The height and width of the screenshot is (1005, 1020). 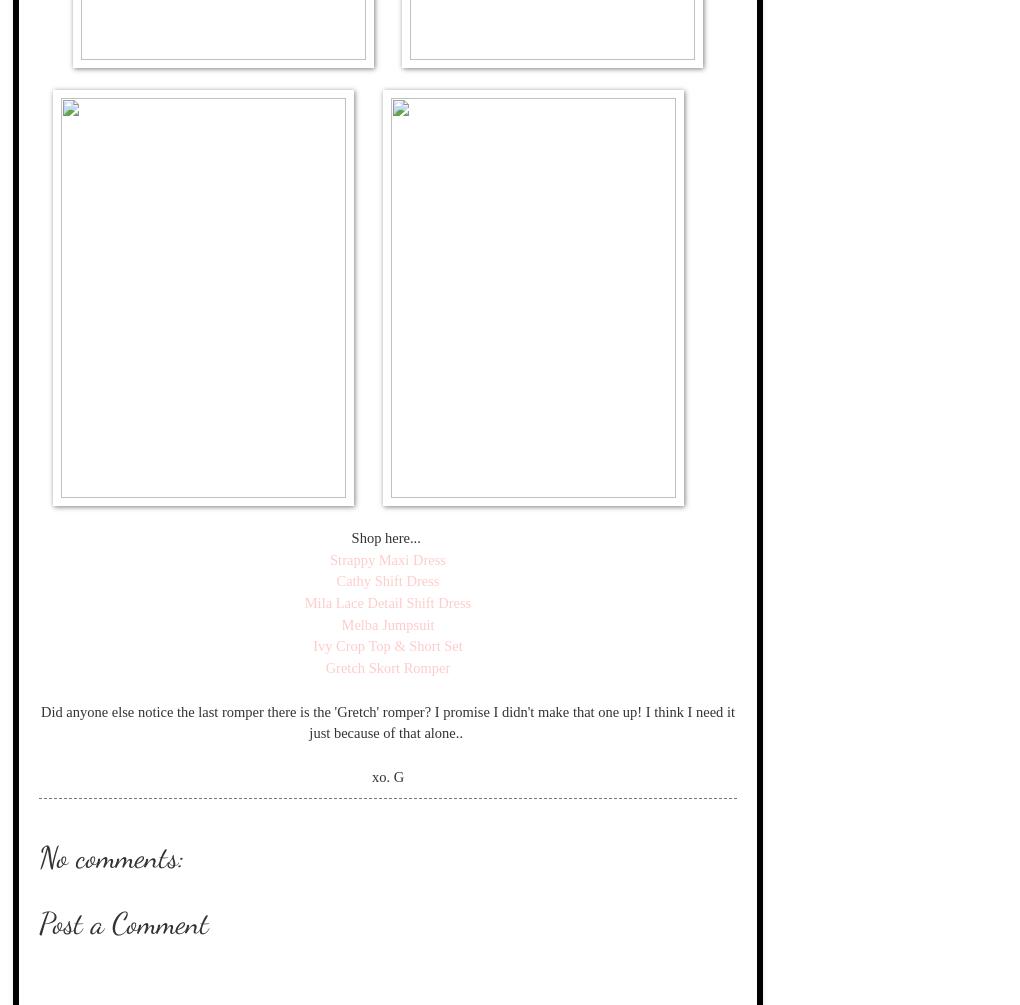 What do you see at coordinates (387, 600) in the screenshot?
I see `'Mila Lace Detail Shift Dress'` at bounding box center [387, 600].